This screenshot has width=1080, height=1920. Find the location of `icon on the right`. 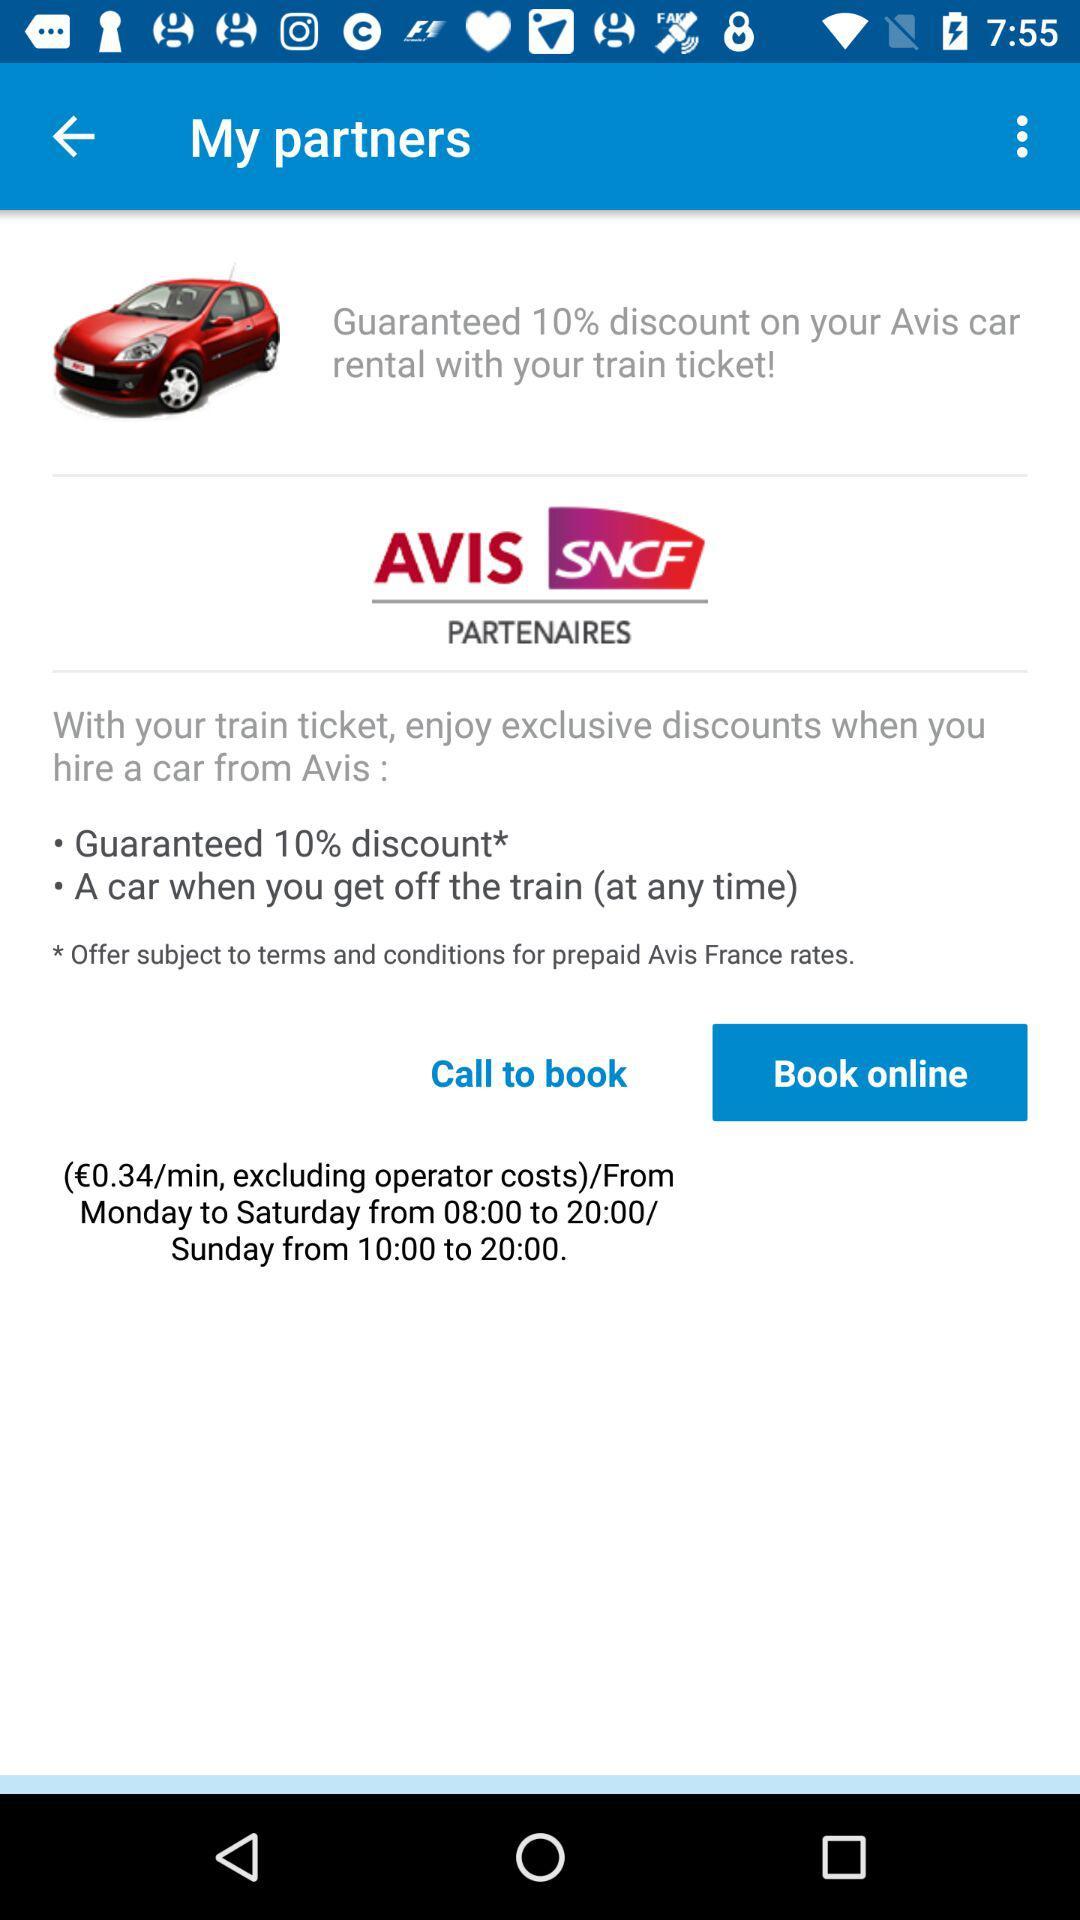

icon on the right is located at coordinates (869, 1071).